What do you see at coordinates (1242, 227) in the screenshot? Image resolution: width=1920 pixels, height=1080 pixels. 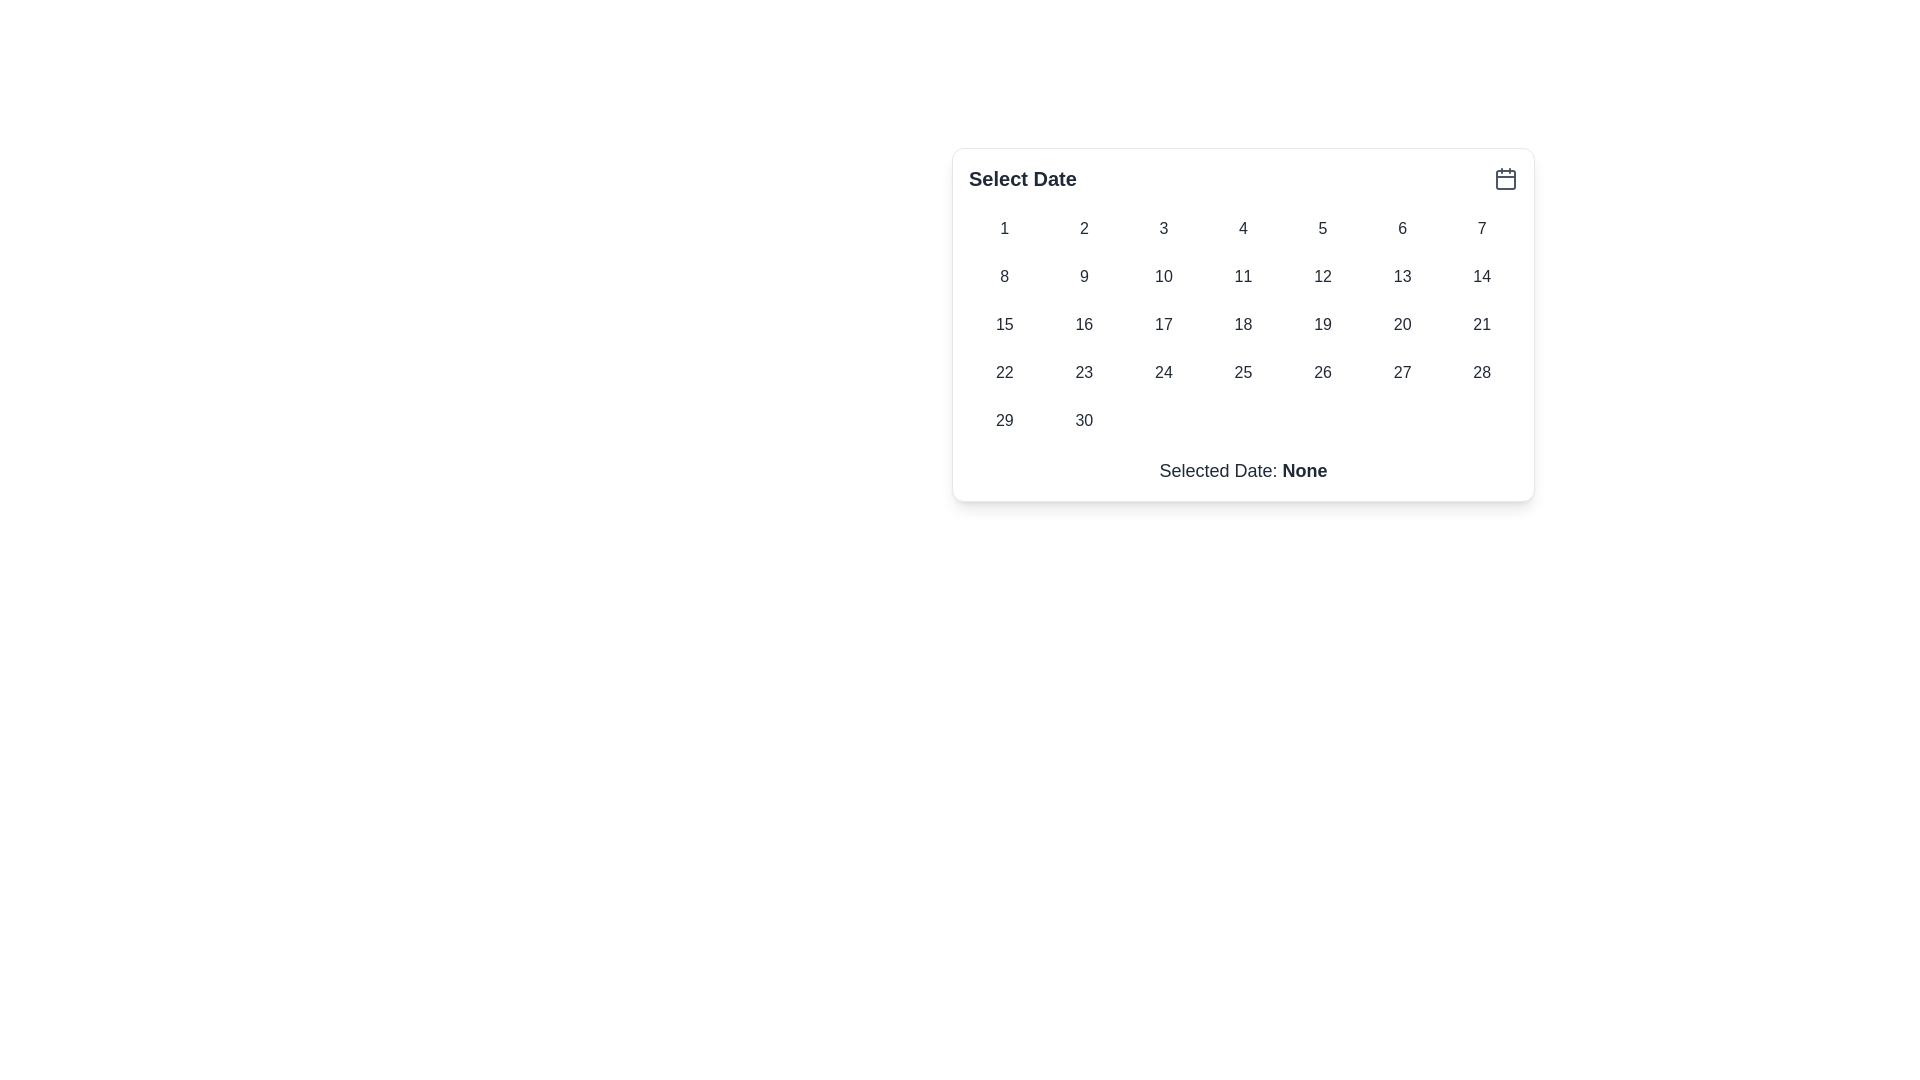 I see `the button labeled '4' located in the date selection interface, which is the fourth item in the first row of a 7-column grid layout` at bounding box center [1242, 227].